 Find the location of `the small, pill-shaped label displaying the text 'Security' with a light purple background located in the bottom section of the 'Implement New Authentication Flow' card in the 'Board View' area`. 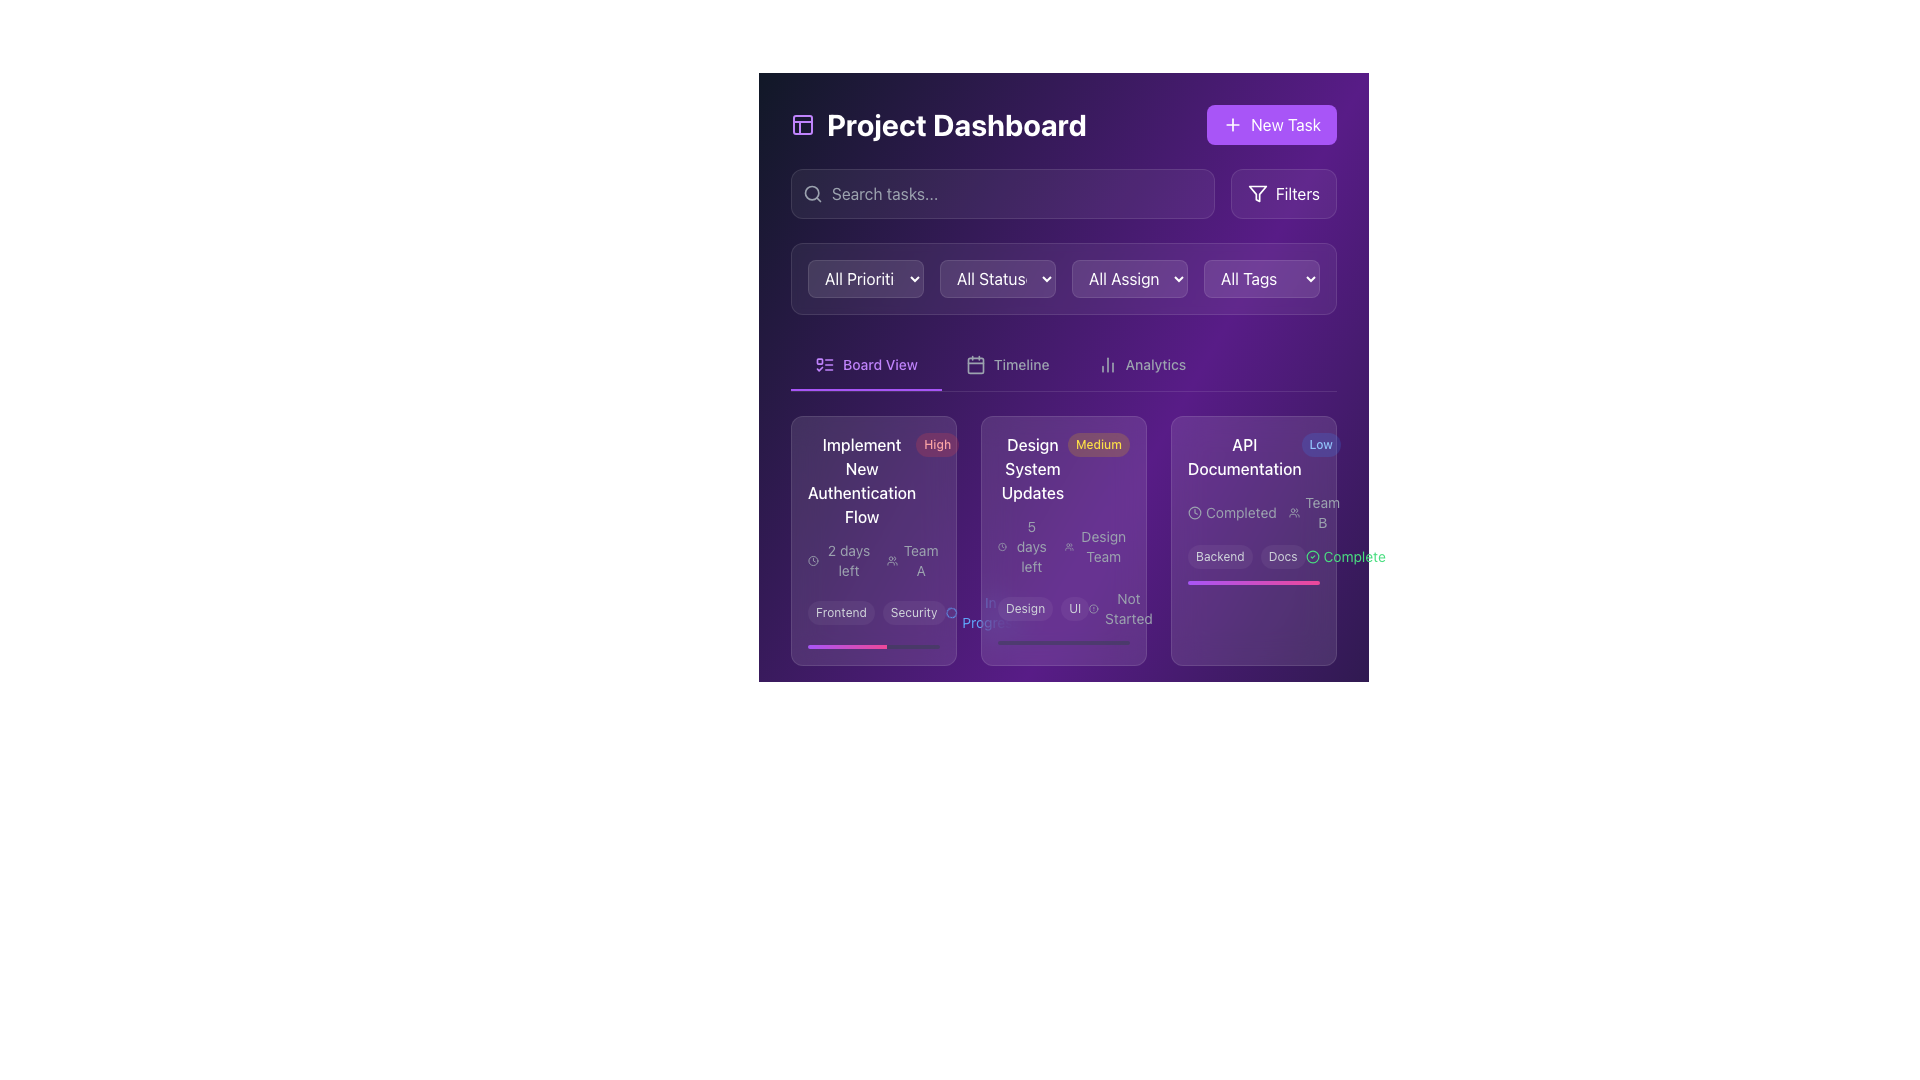

the small, pill-shaped label displaying the text 'Security' with a light purple background located in the bottom section of the 'Implement New Authentication Flow' card in the 'Board View' area is located at coordinates (913, 612).